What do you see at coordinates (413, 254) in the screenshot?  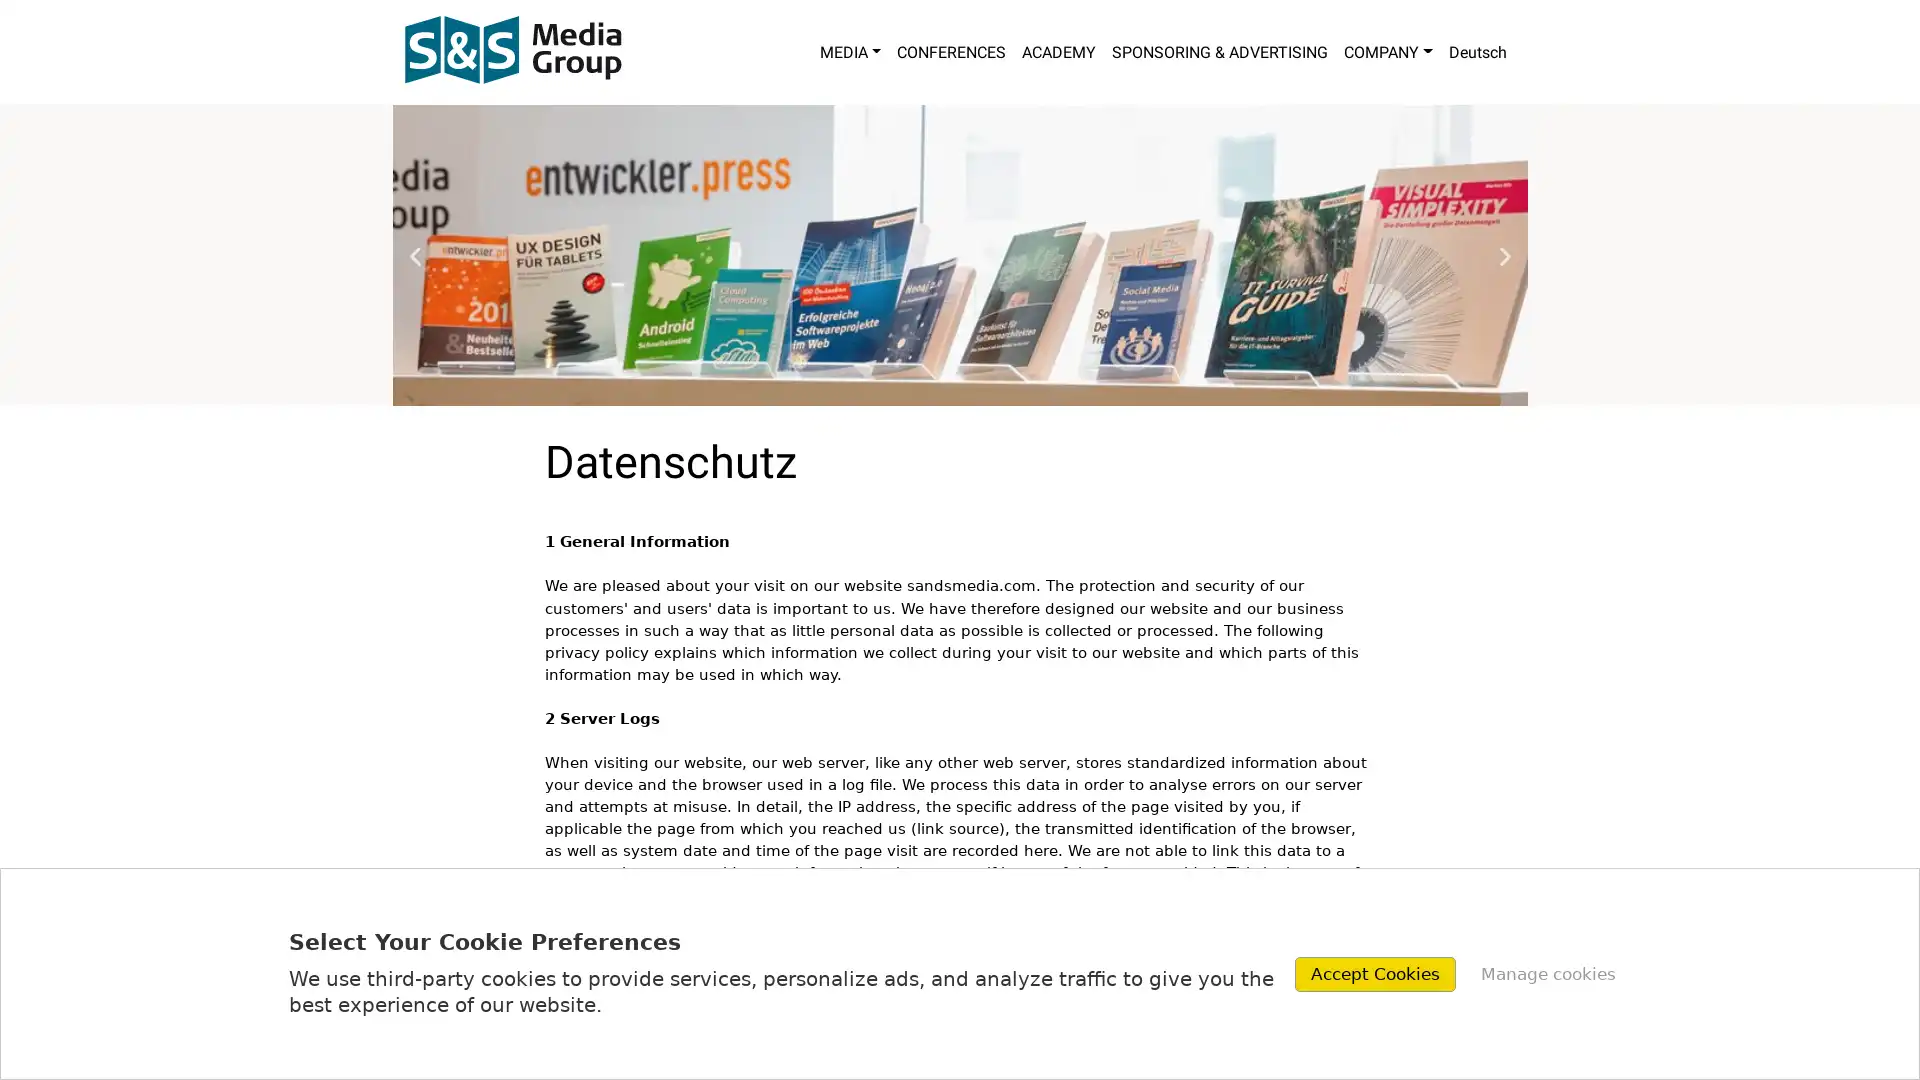 I see `Previous slide` at bounding box center [413, 254].